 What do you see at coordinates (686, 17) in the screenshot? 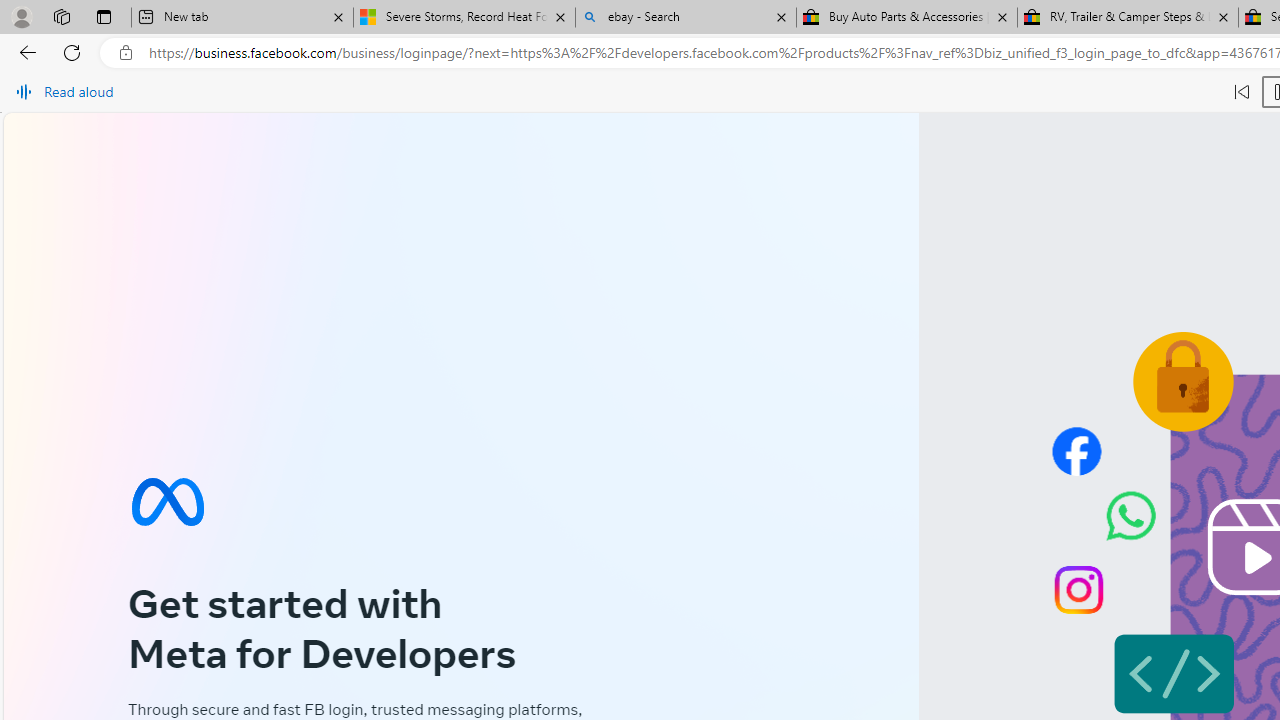
I see `'ebay - Search'` at bounding box center [686, 17].